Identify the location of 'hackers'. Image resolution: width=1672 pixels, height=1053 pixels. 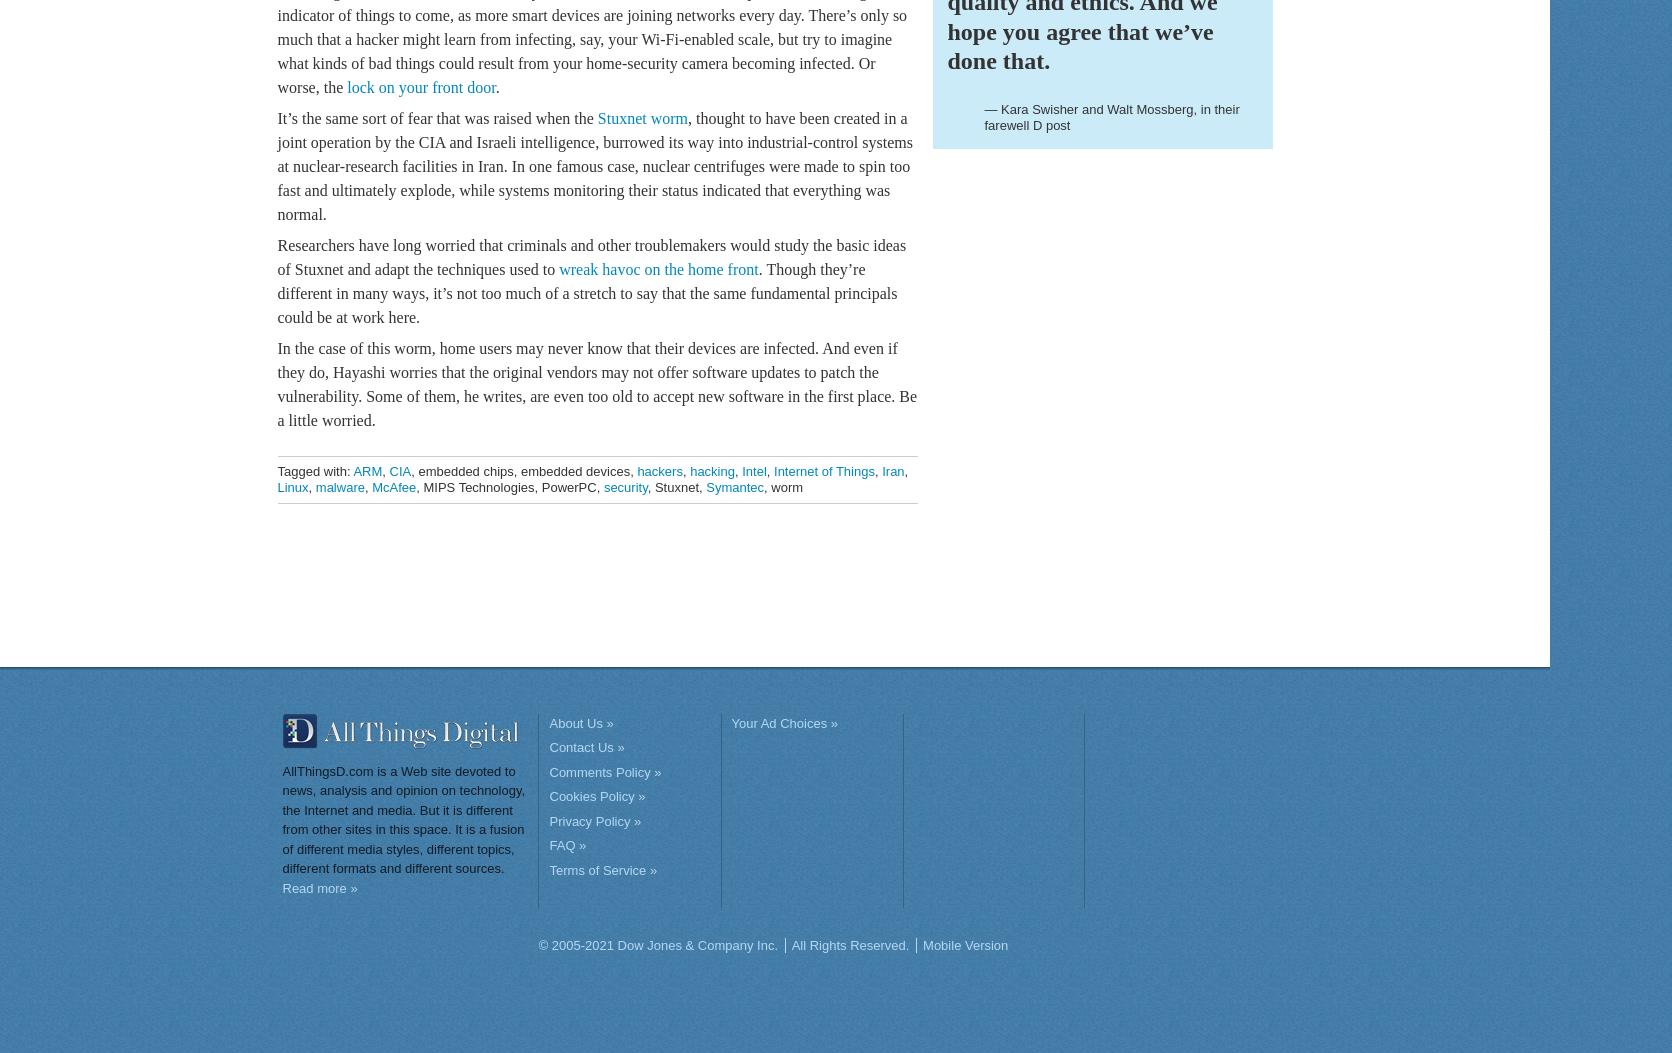
(659, 469).